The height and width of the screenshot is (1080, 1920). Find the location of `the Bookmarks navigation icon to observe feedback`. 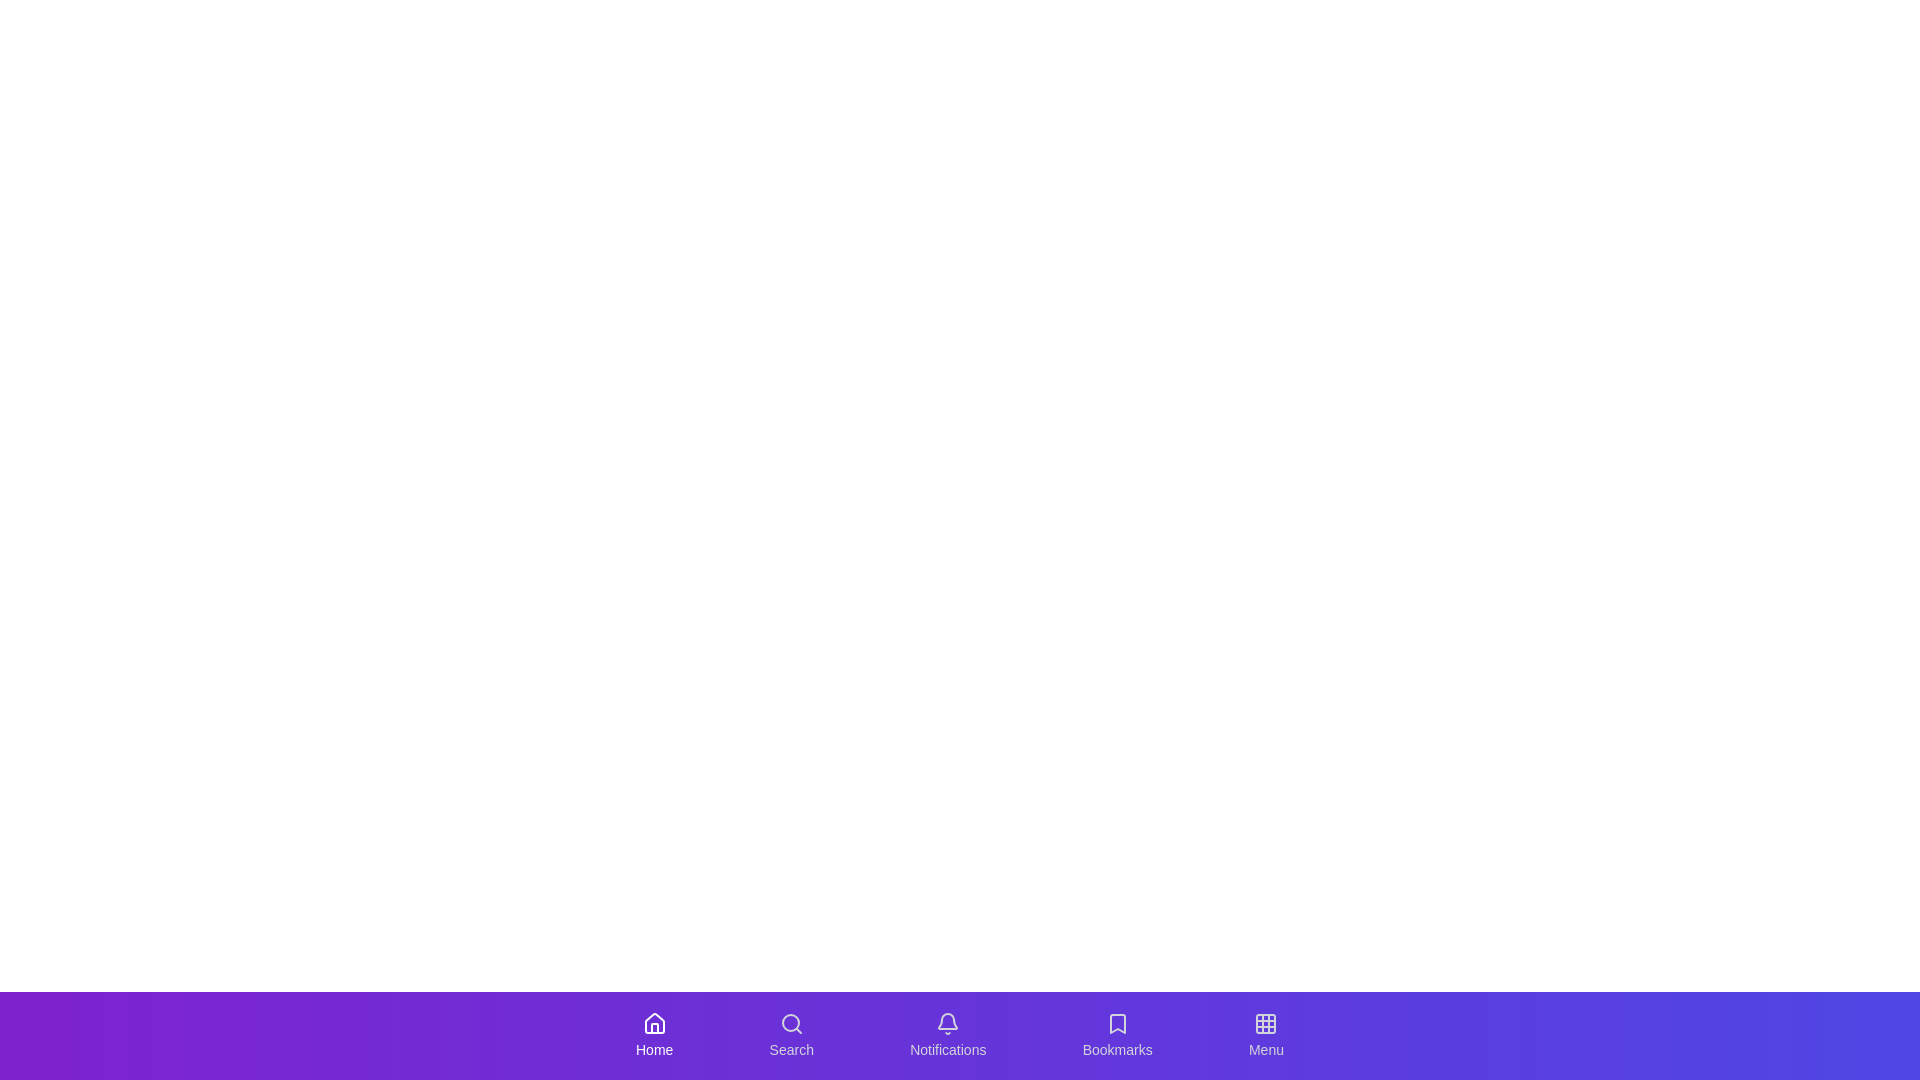

the Bookmarks navigation icon to observe feedback is located at coordinates (1116, 1035).